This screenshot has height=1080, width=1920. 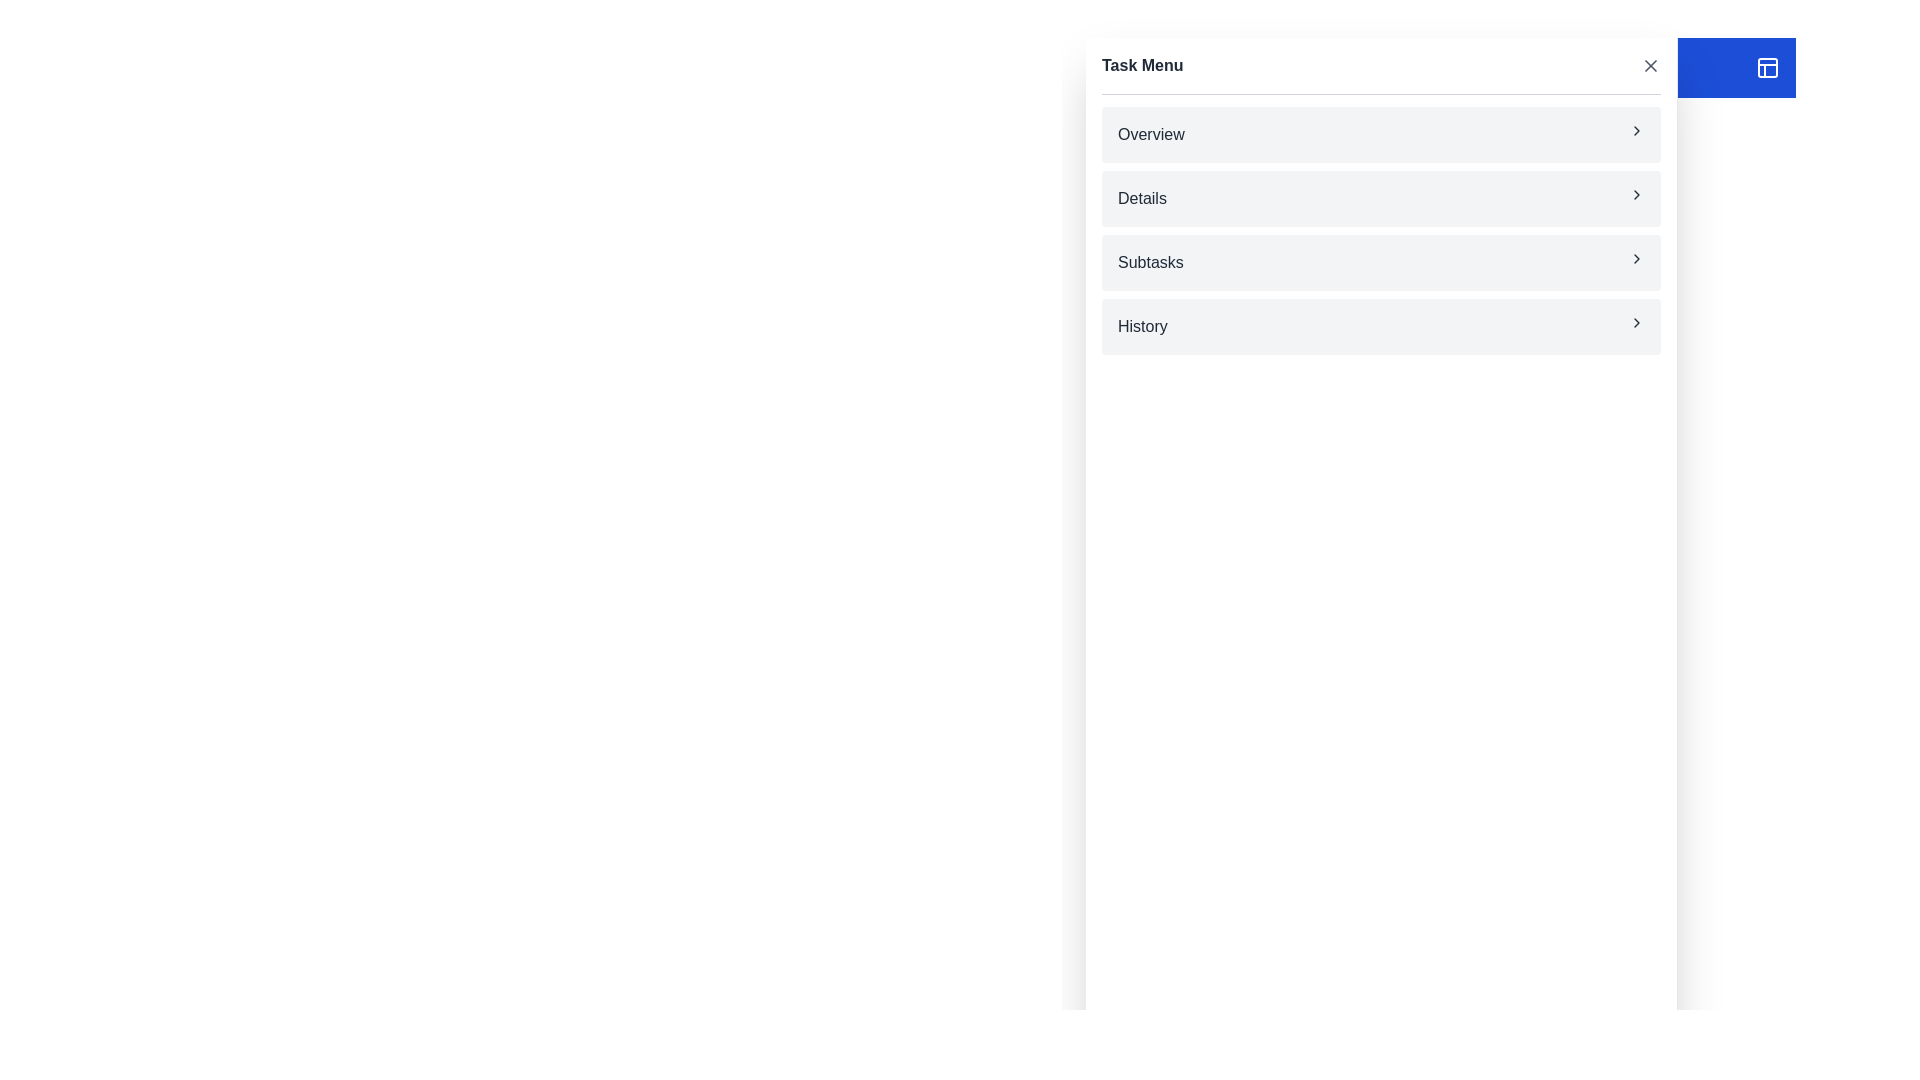 What do you see at coordinates (1767, 67) in the screenshot?
I see `the button located at the far-right end of the header bar, adjacent to the 'Tasks' title` at bounding box center [1767, 67].